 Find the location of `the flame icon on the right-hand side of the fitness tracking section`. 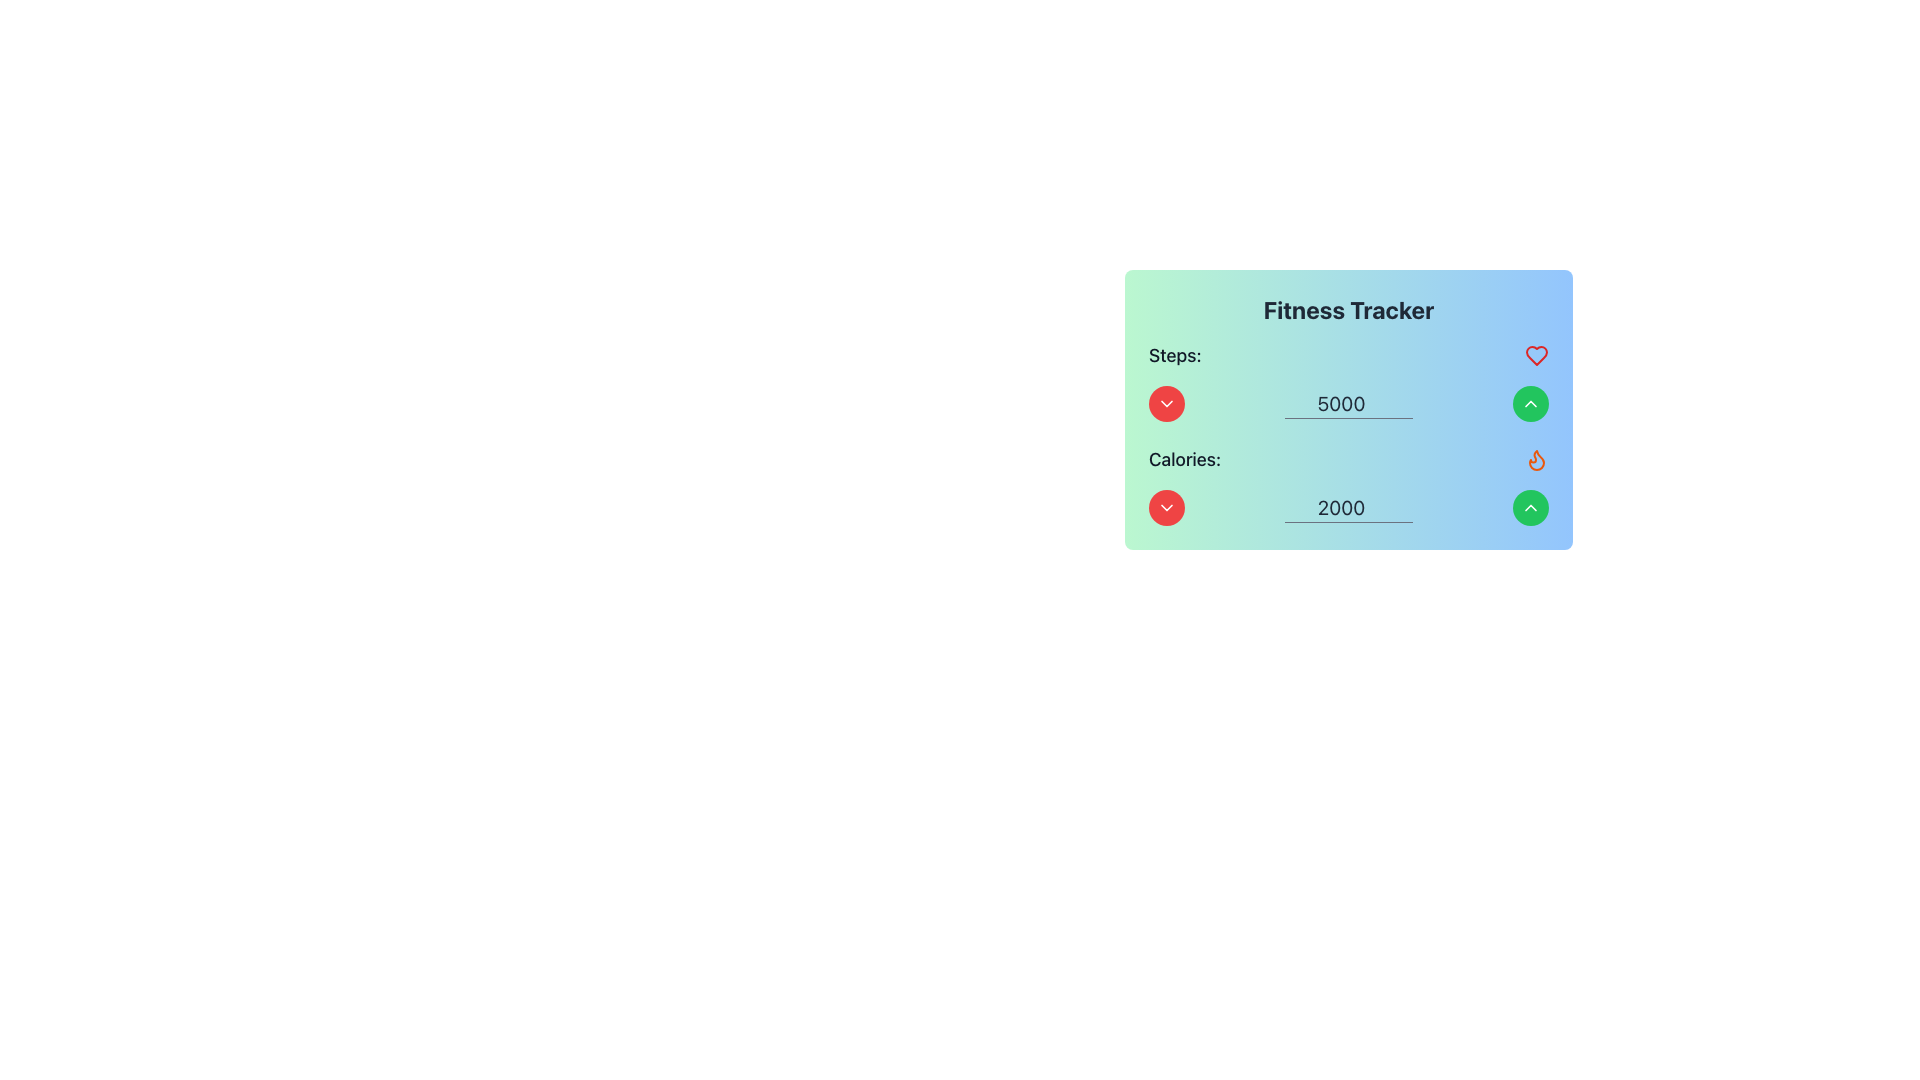

the flame icon on the right-hand side of the fitness tracking section is located at coordinates (1535, 459).